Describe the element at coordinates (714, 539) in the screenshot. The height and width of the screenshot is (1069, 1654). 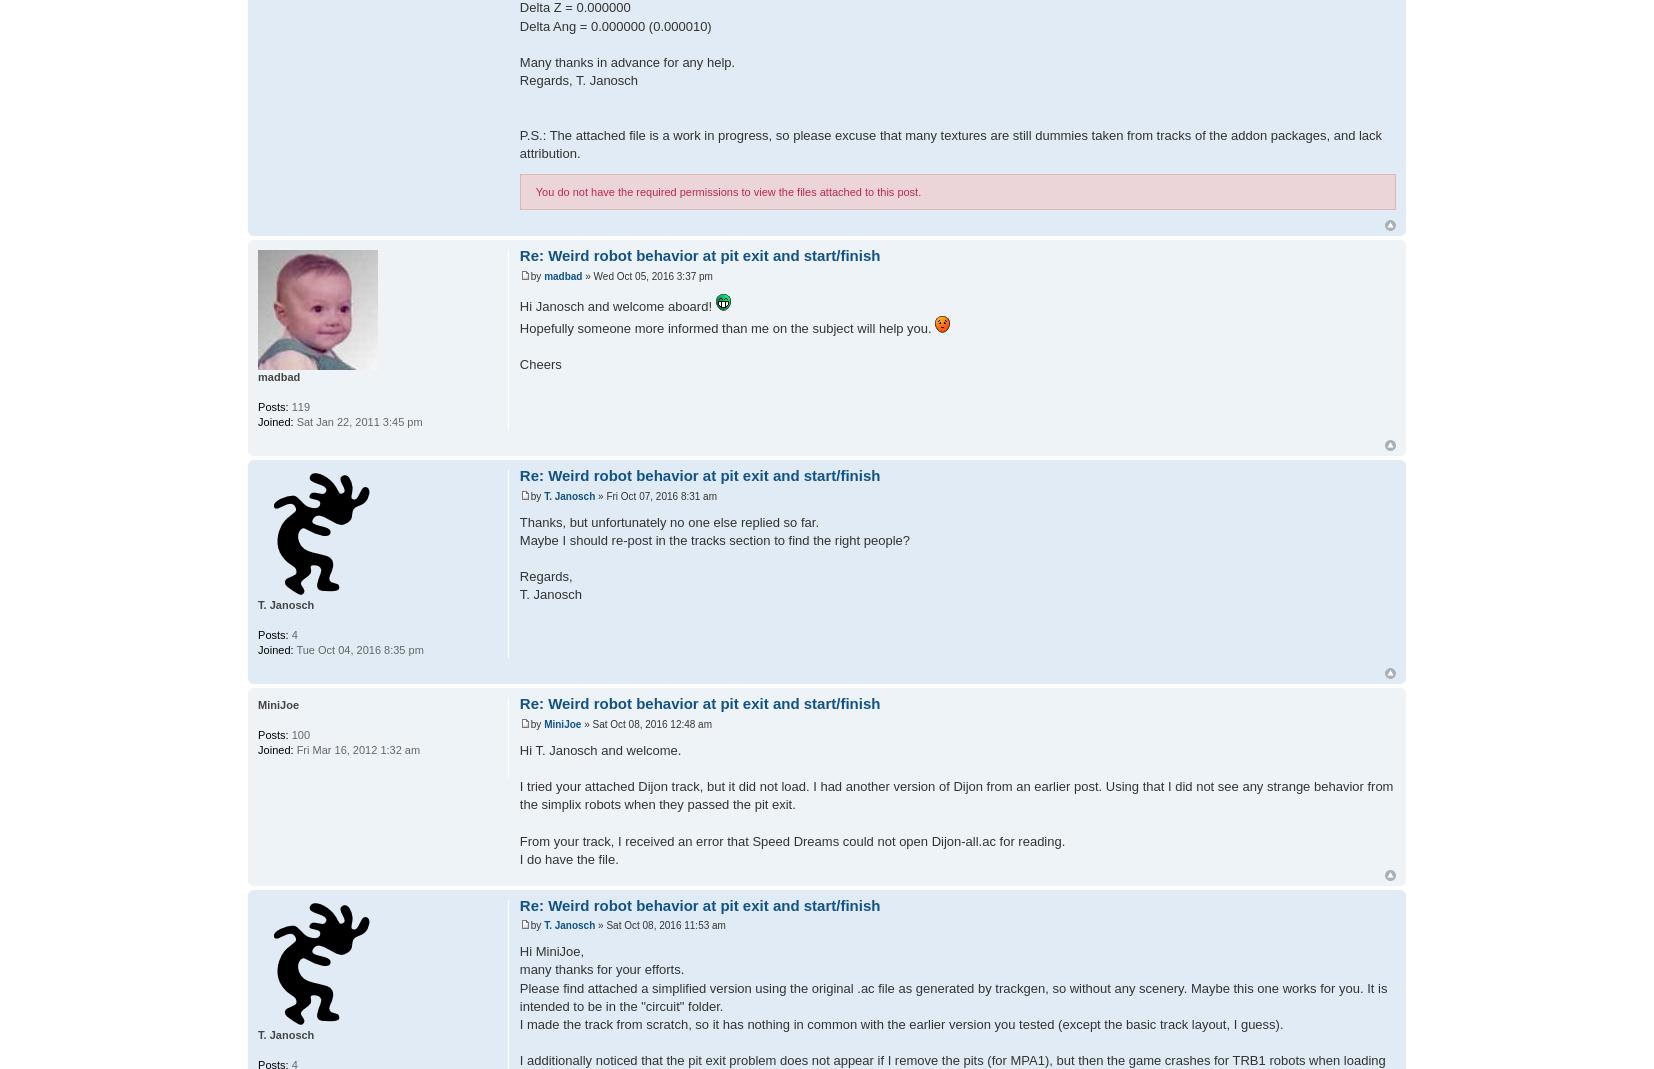
I see `'Maybe I should re-post in the tracks section to find the right people?'` at that location.